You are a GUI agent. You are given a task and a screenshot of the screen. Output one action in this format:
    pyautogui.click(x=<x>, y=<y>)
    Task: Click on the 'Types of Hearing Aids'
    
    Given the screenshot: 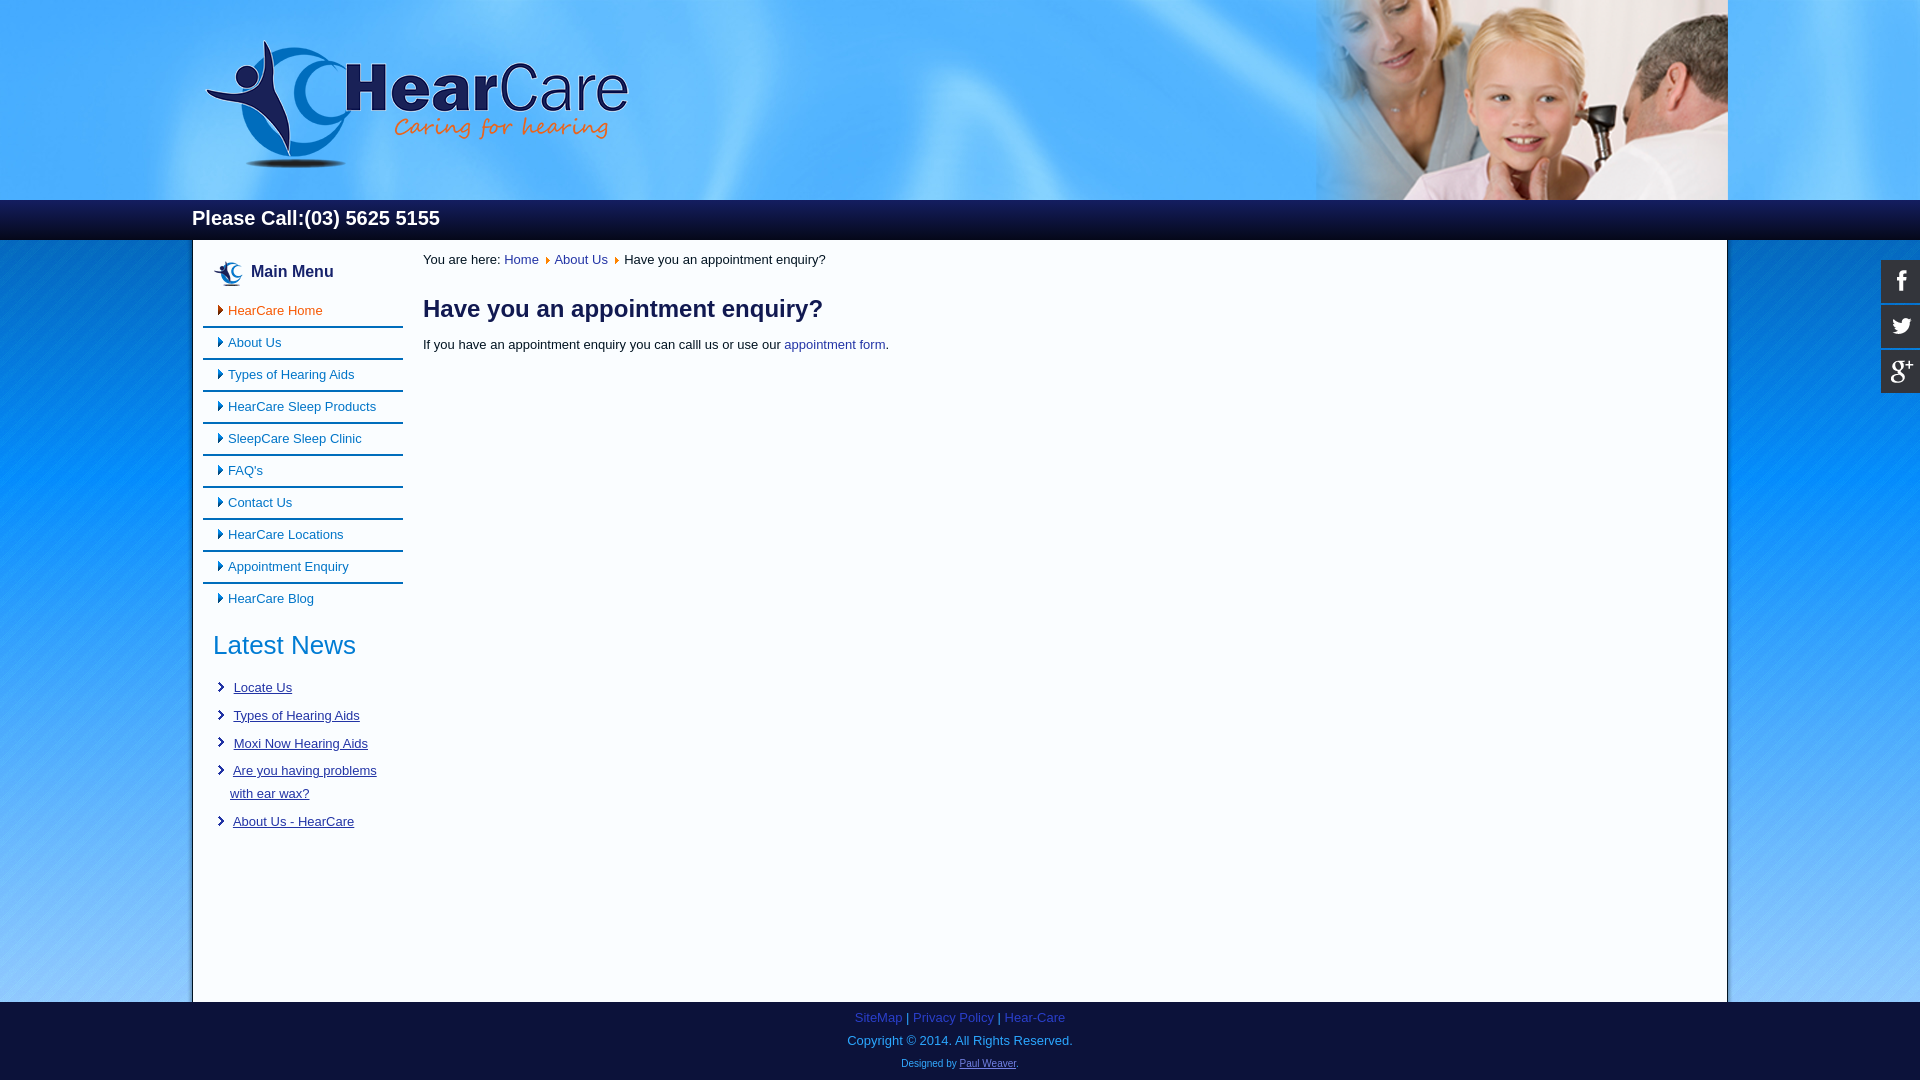 What is the action you would take?
    pyautogui.click(x=301, y=374)
    